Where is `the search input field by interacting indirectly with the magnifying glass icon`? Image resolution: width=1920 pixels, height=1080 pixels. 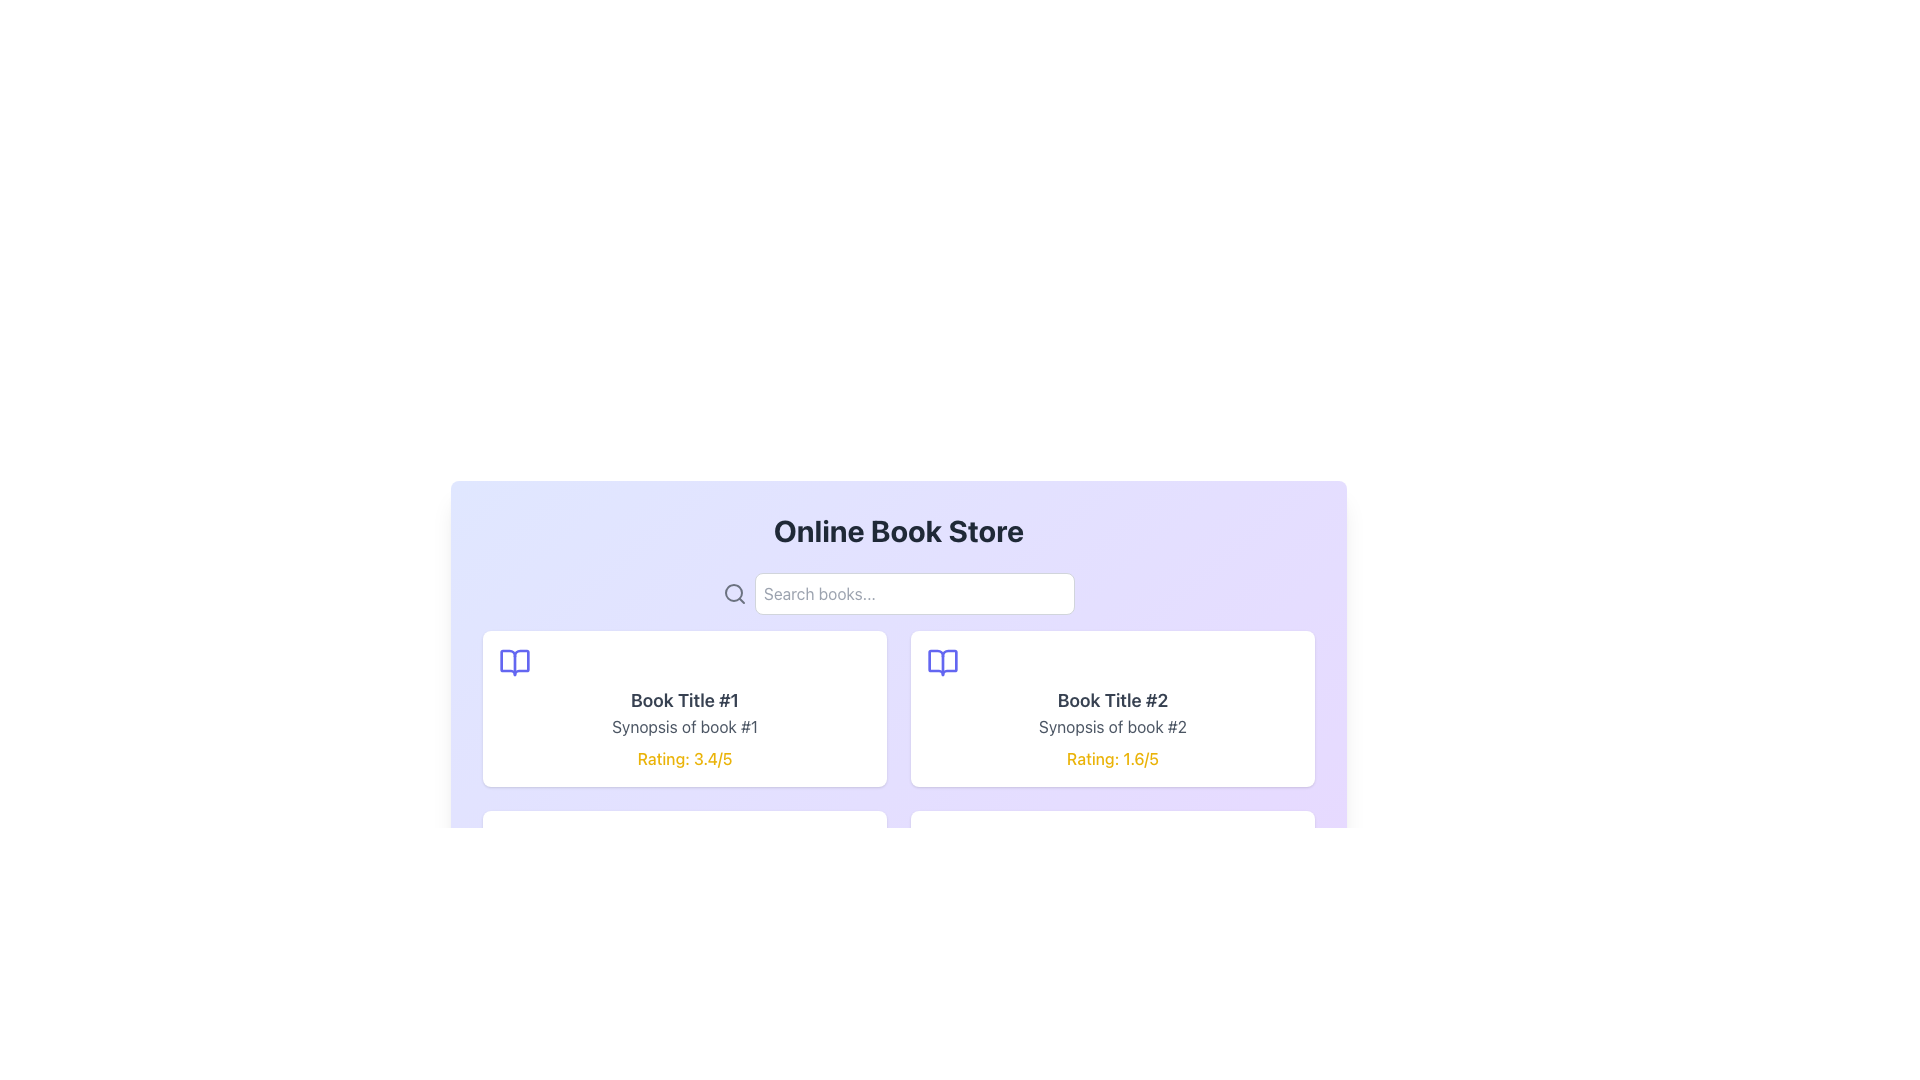
the search input field by interacting indirectly with the magnifying glass icon is located at coordinates (733, 593).